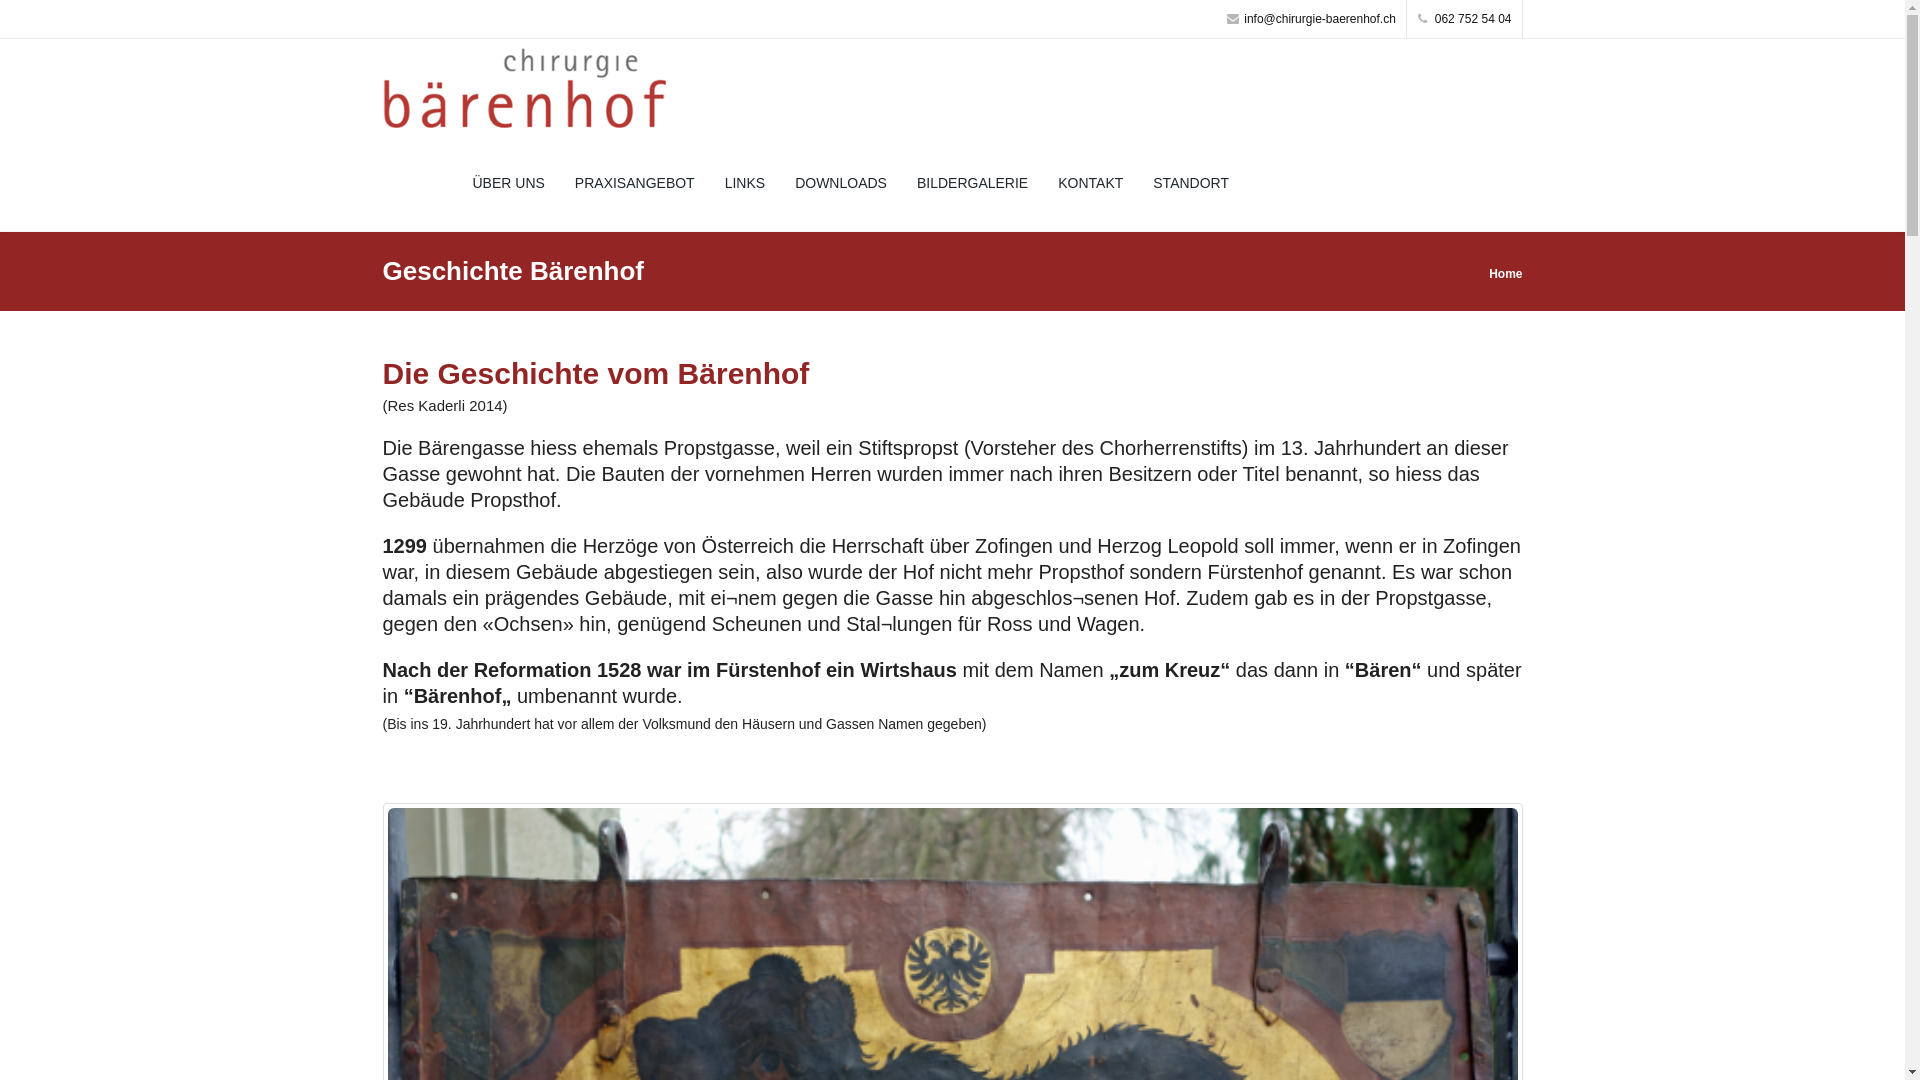  What do you see at coordinates (1464, 19) in the screenshot?
I see `' 062 752 54 04'` at bounding box center [1464, 19].